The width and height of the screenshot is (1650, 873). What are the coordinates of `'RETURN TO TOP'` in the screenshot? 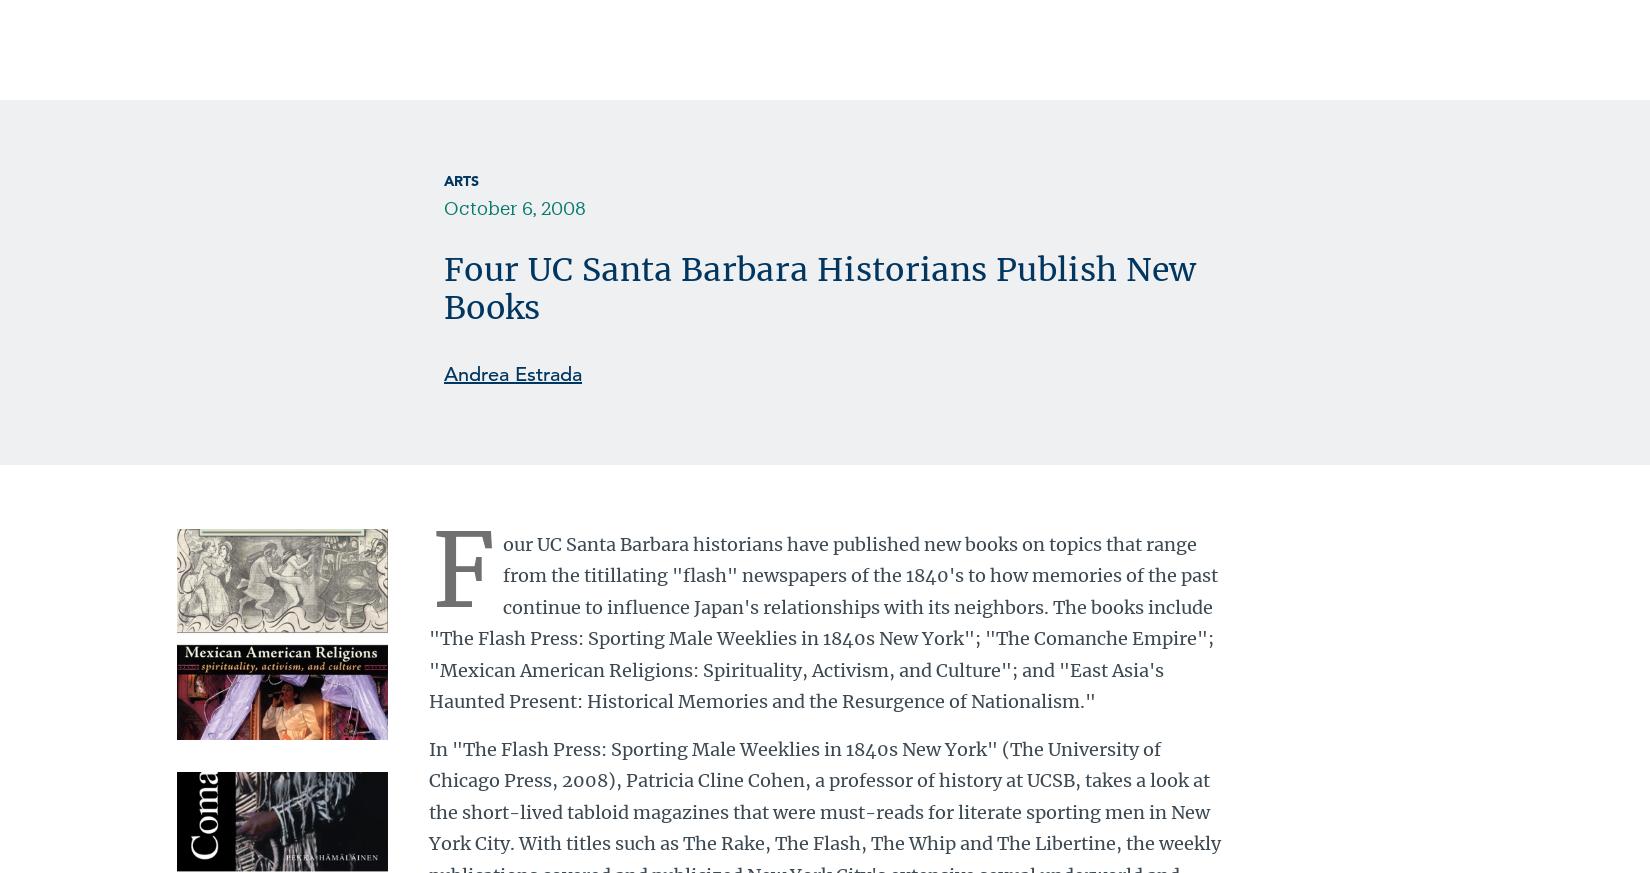 It's located at (509, 332).